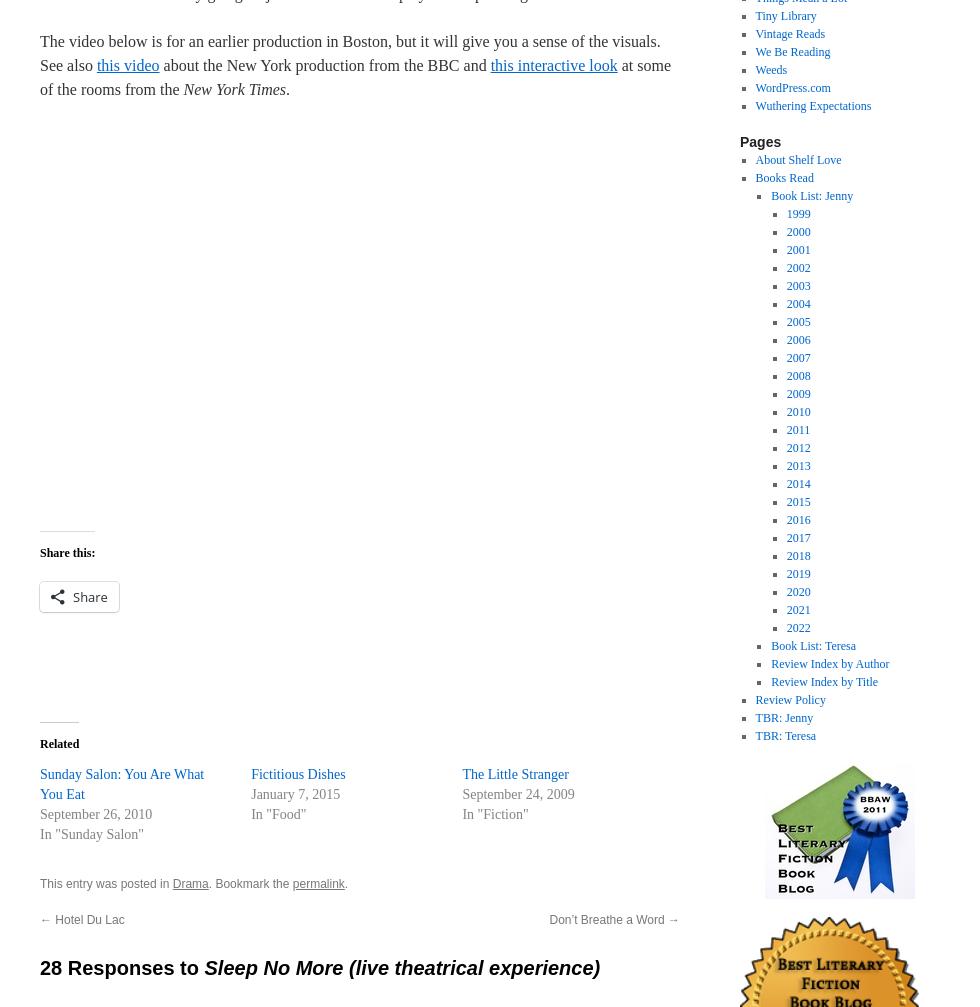 This screenshot has width=980, height=1007. Describe the element at coordinates (349, 53) in the screenshot. I see `'The video below is for an earlier production in Boston, but it will give you a sense of the visuals. See also'` at that location.